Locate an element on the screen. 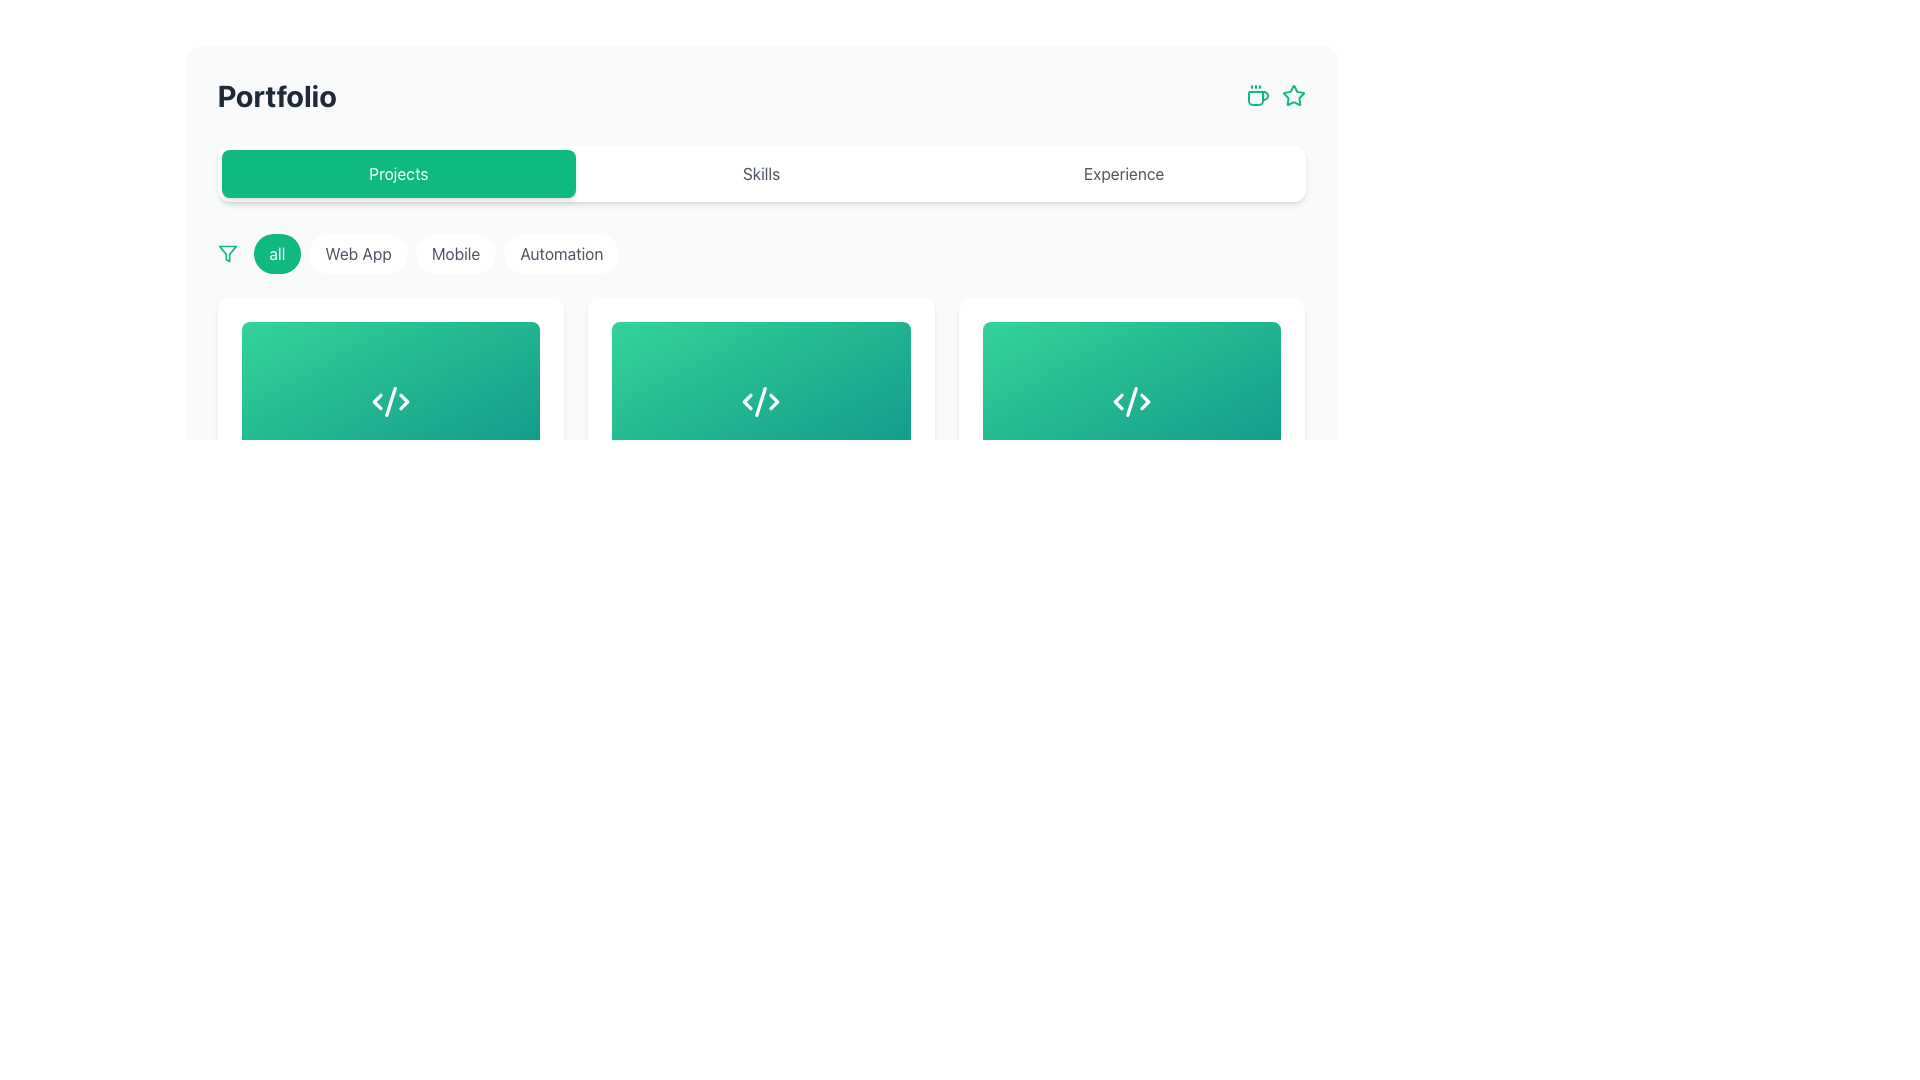 The image size is (1920, 1080). the segmented tabs of the navigation bar located just below the 'Portfolio' header is located at coordinates (760, 172).